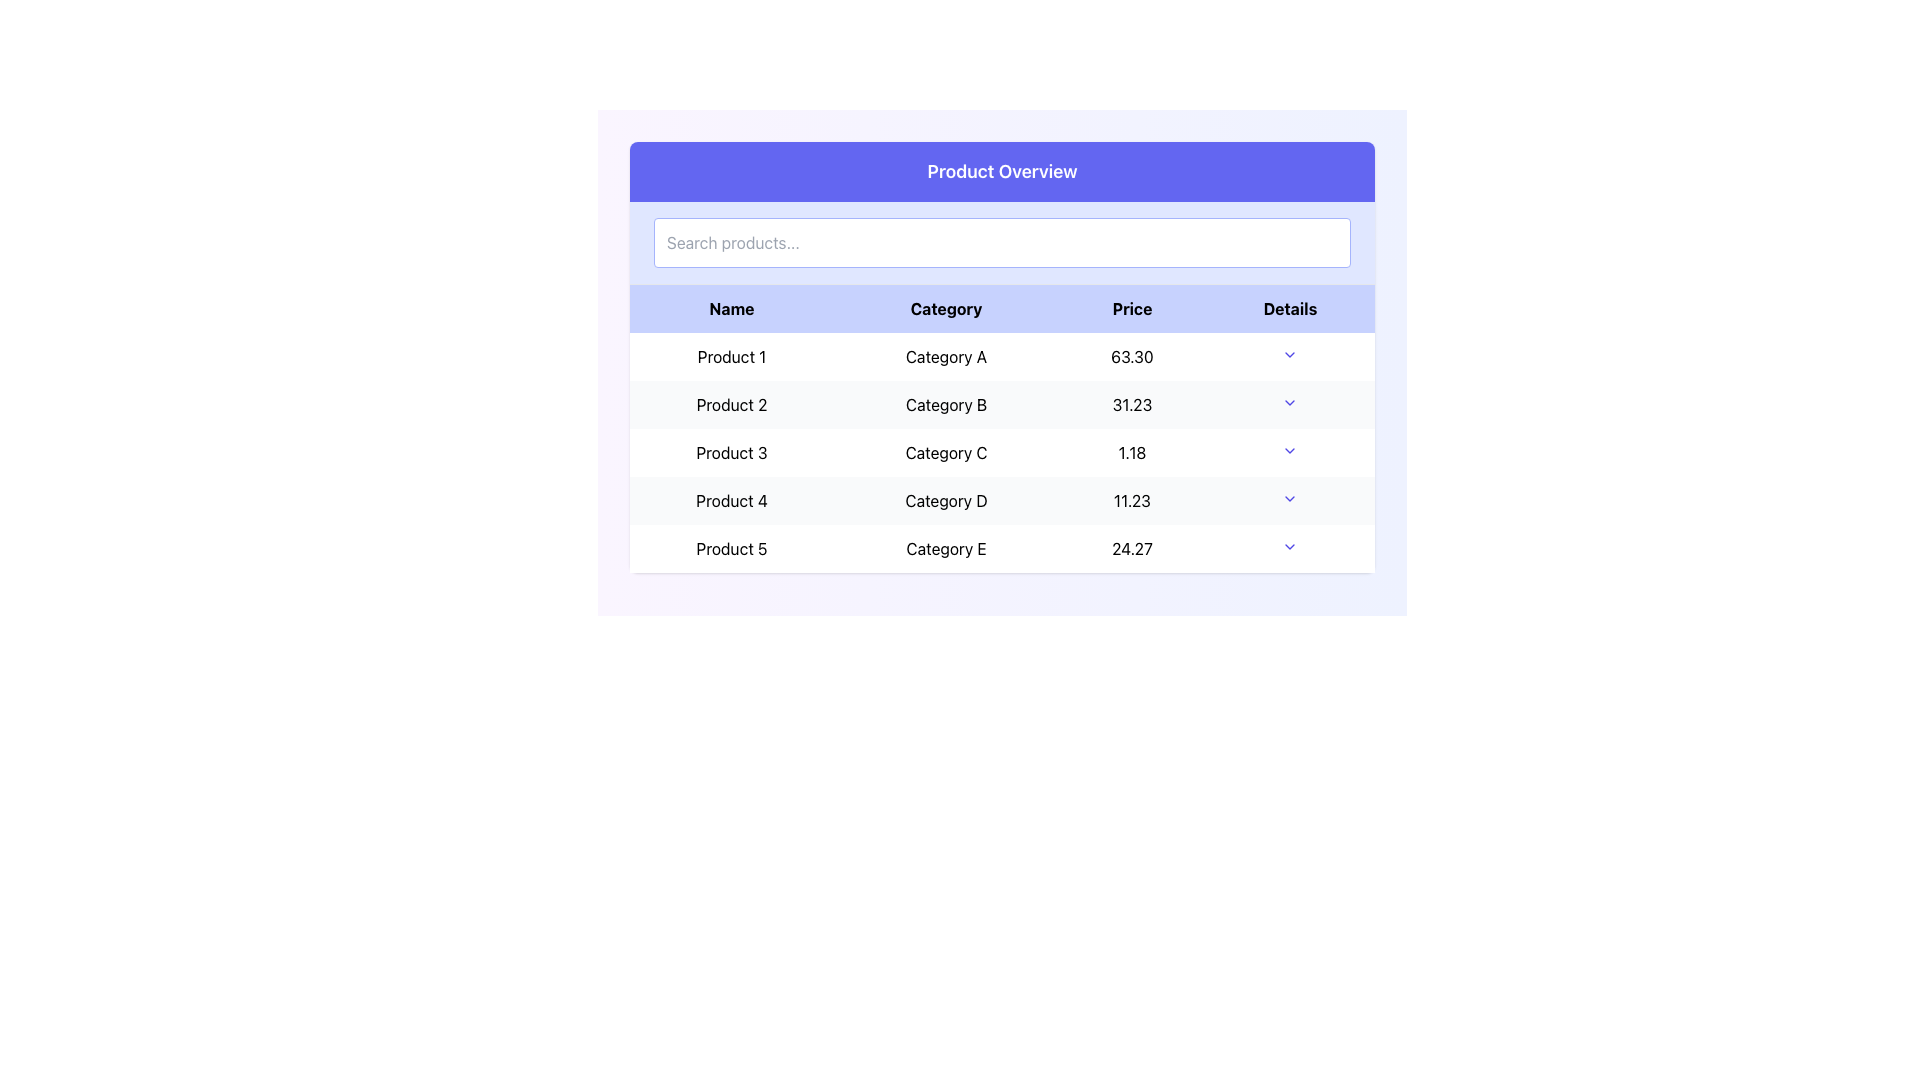 The height and width of the screenshot is (1080, 1920). Describe the element at coordinates (945, 500) in the screenshot. I see `the text label displaying 'Category D' in the fourth row of the table under the 'Category' column` at that location.